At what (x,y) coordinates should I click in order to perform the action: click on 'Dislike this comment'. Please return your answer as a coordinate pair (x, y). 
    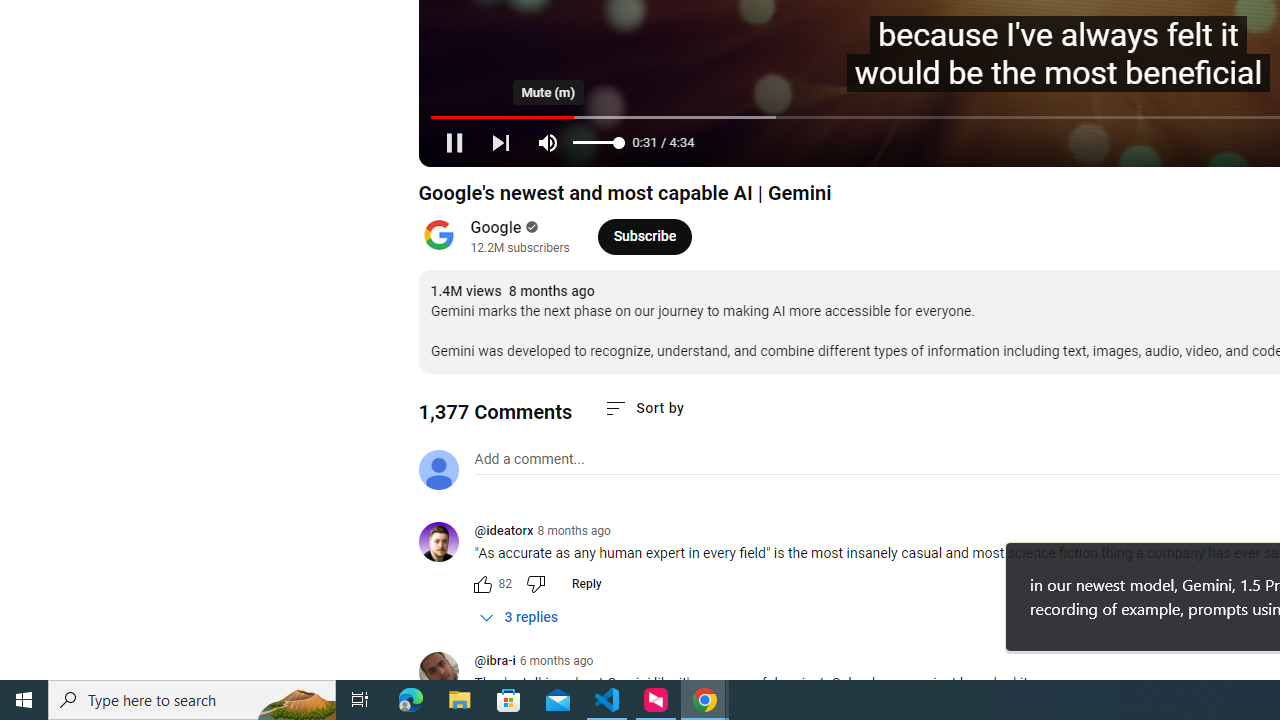
    Looking at the image, I should click on (535, 583).